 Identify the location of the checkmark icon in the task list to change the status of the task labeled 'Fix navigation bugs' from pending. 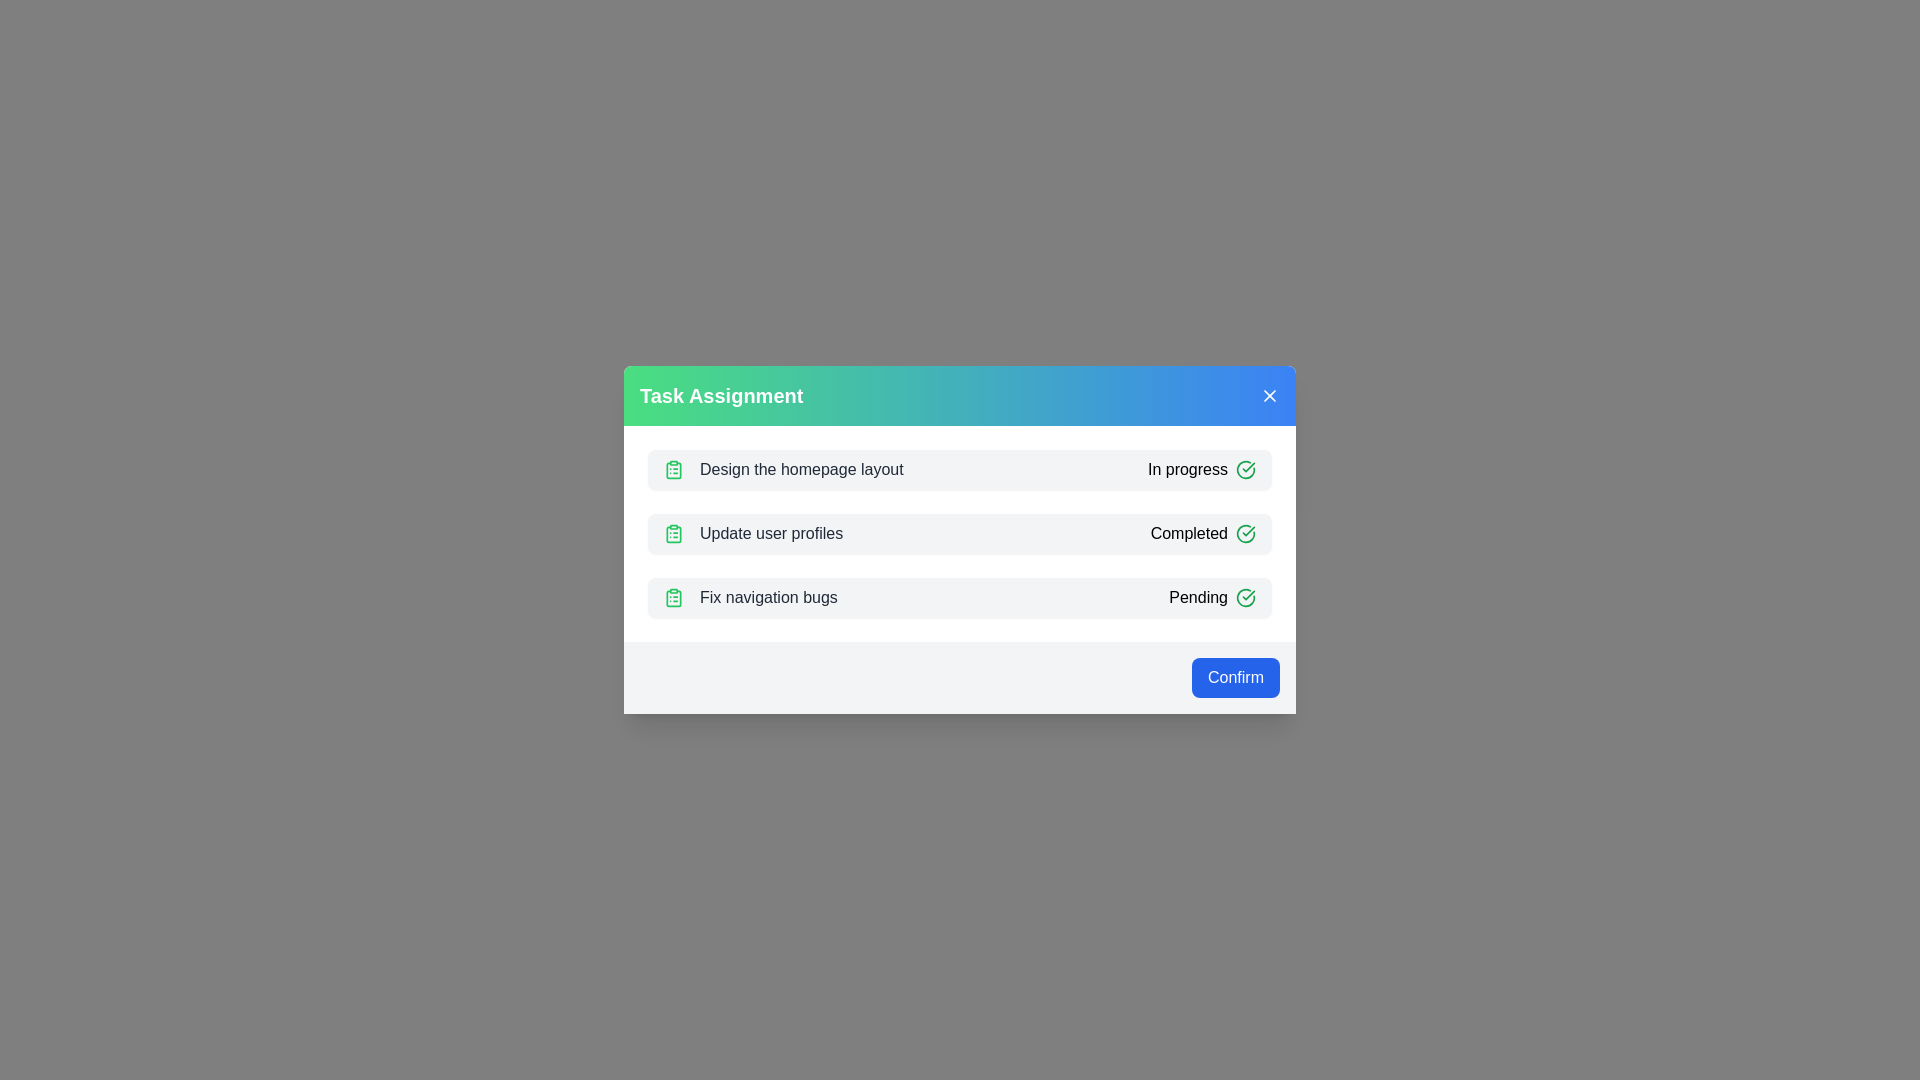
(1211, 596).